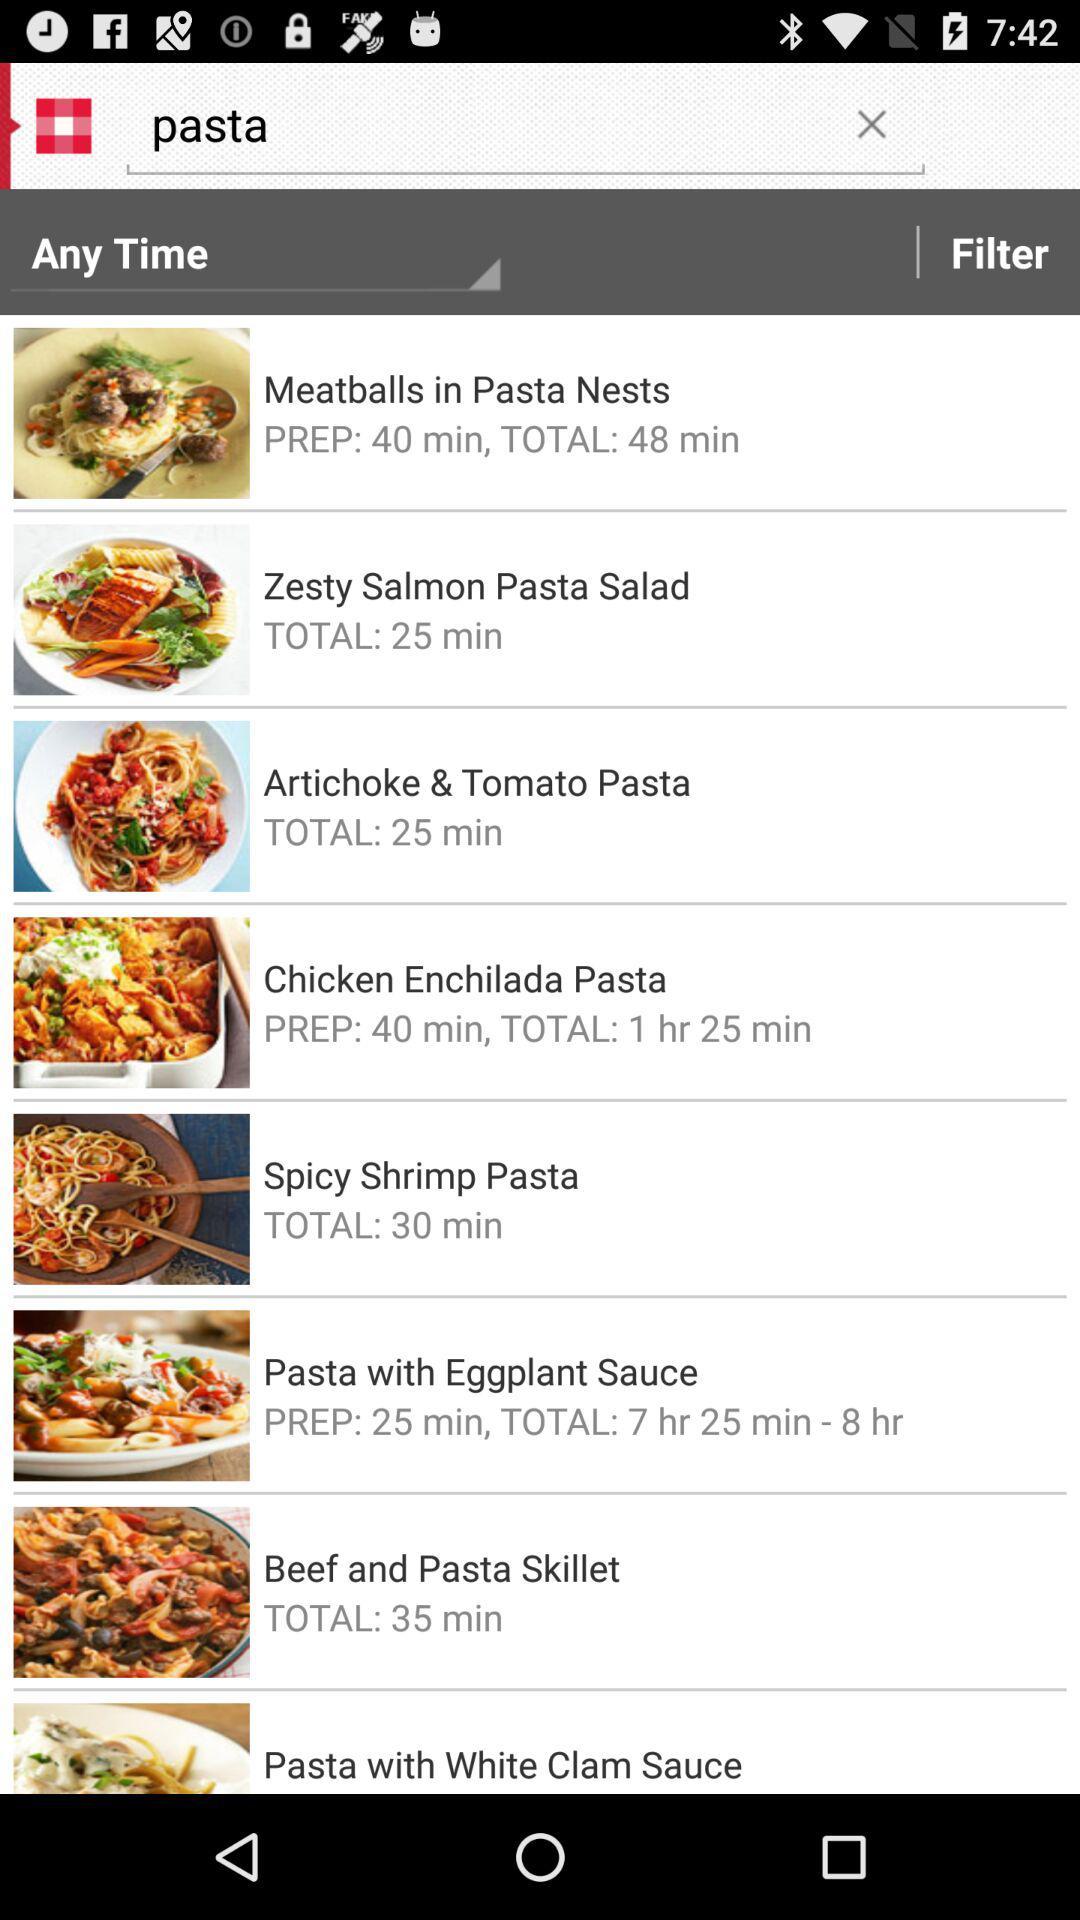 This screenshot has width=1080, height=1920. I want to click on the item above prep 40 min, so click(658, 978).